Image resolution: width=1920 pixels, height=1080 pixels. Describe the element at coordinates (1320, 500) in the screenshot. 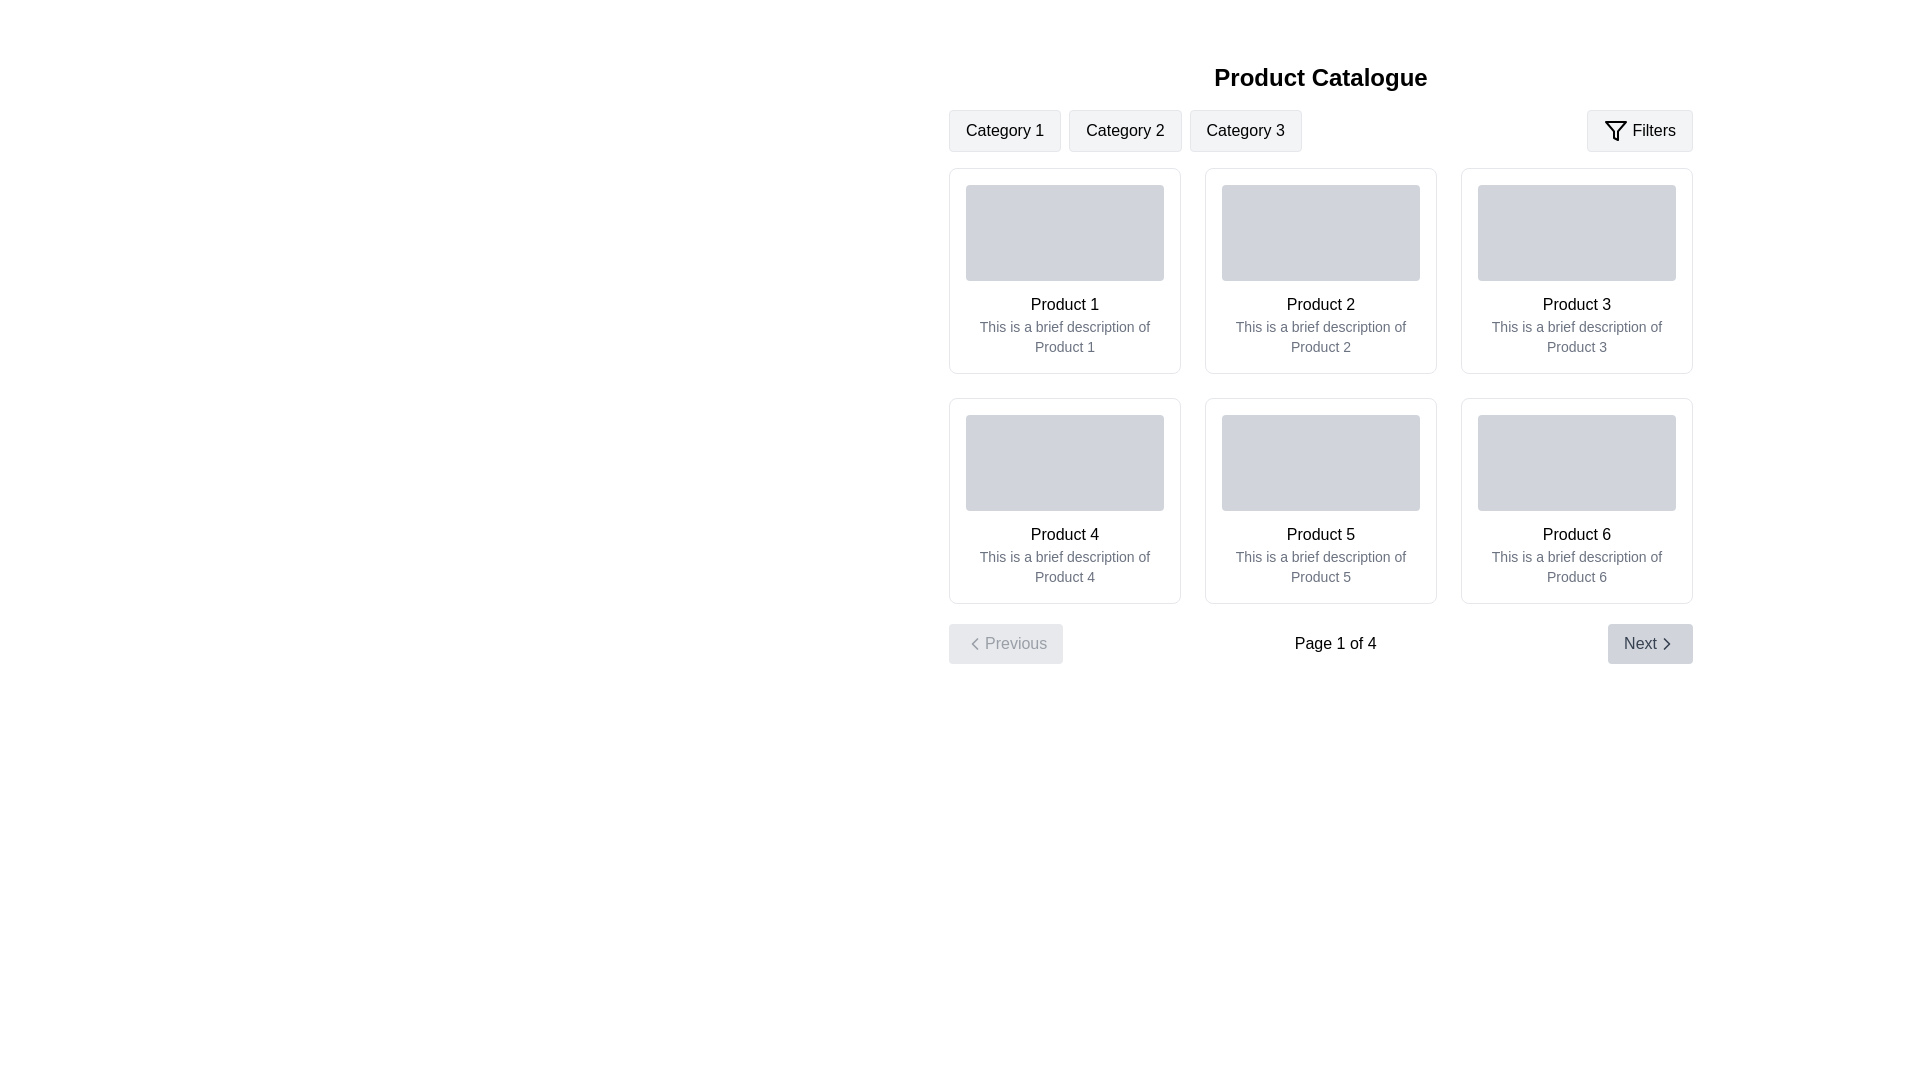

I see `the product card located in the second row and second column of the grid, adjacent to 'Product 4' on the left and 'Product 6' on the right` at that location.